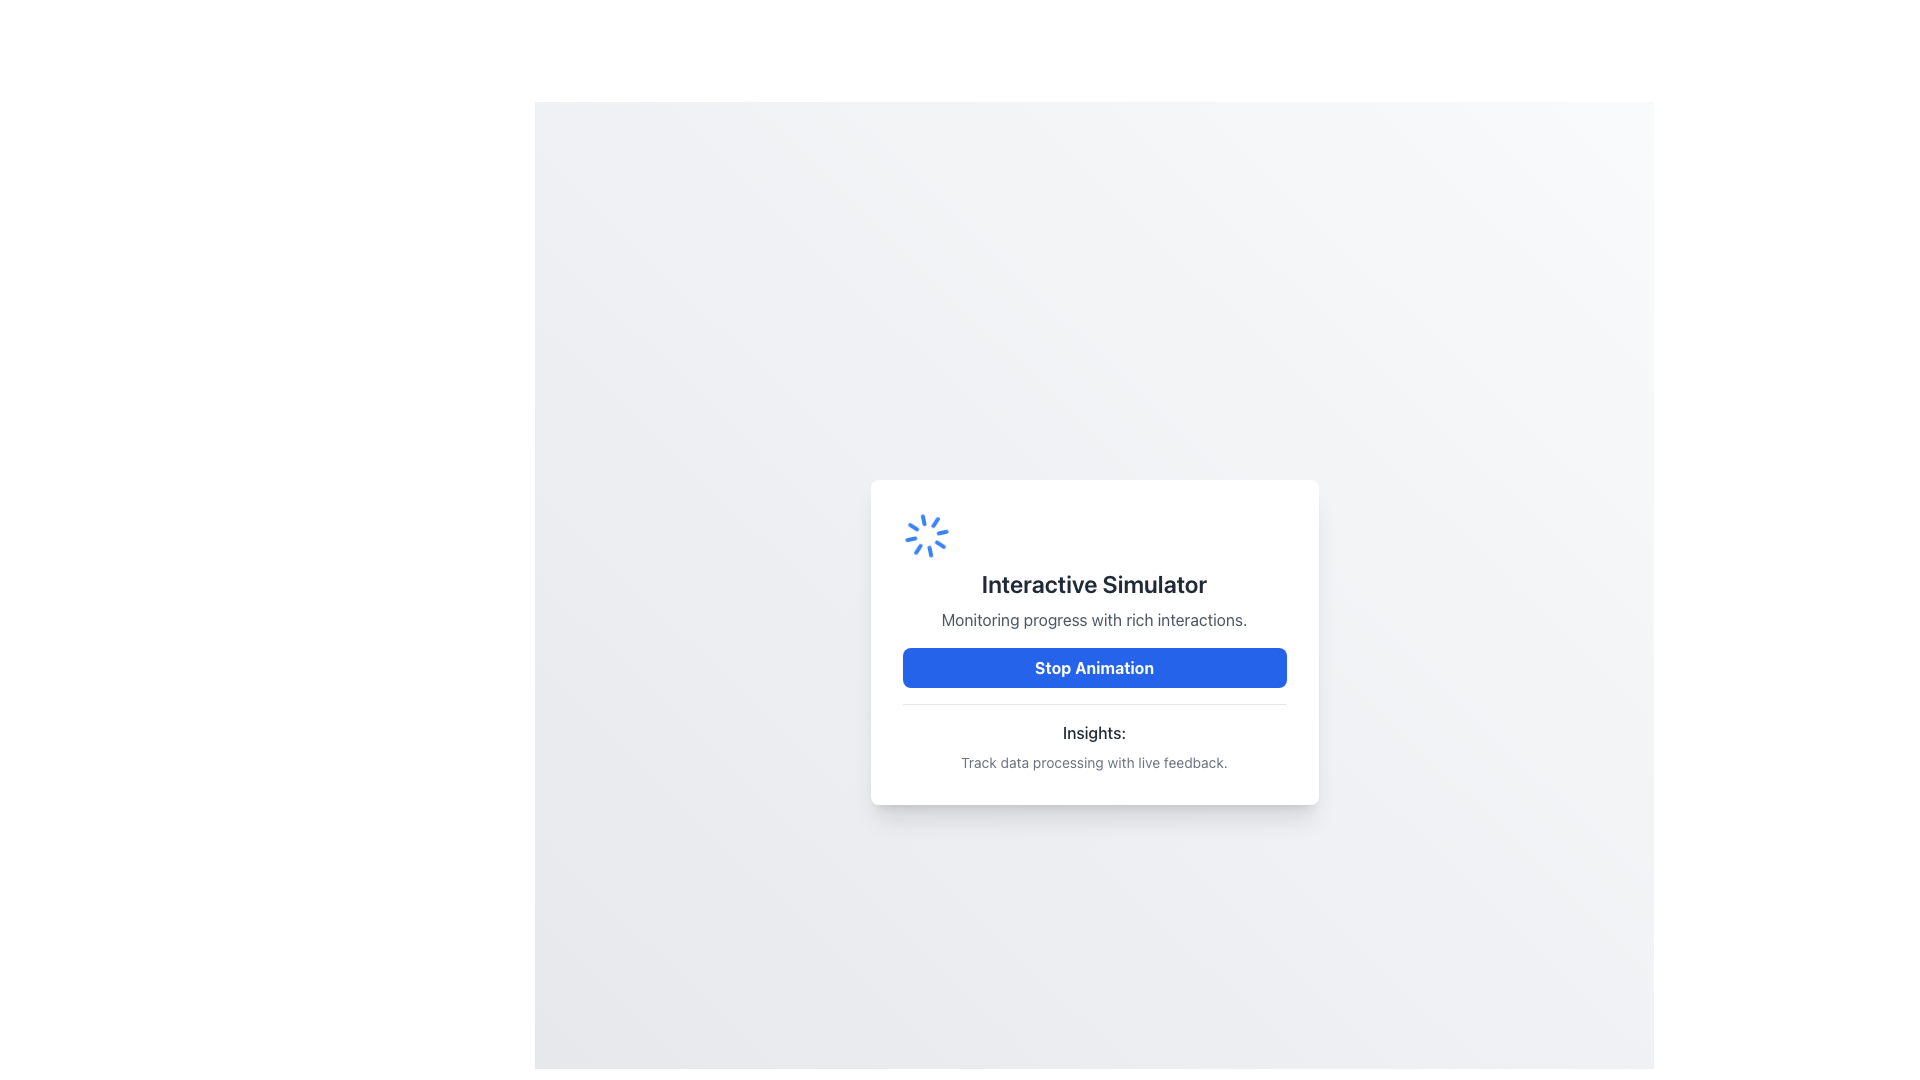 This screenshot has height=1080, width=1920. I want to click on the Interactive Simulation Card, so click(1093, 641).